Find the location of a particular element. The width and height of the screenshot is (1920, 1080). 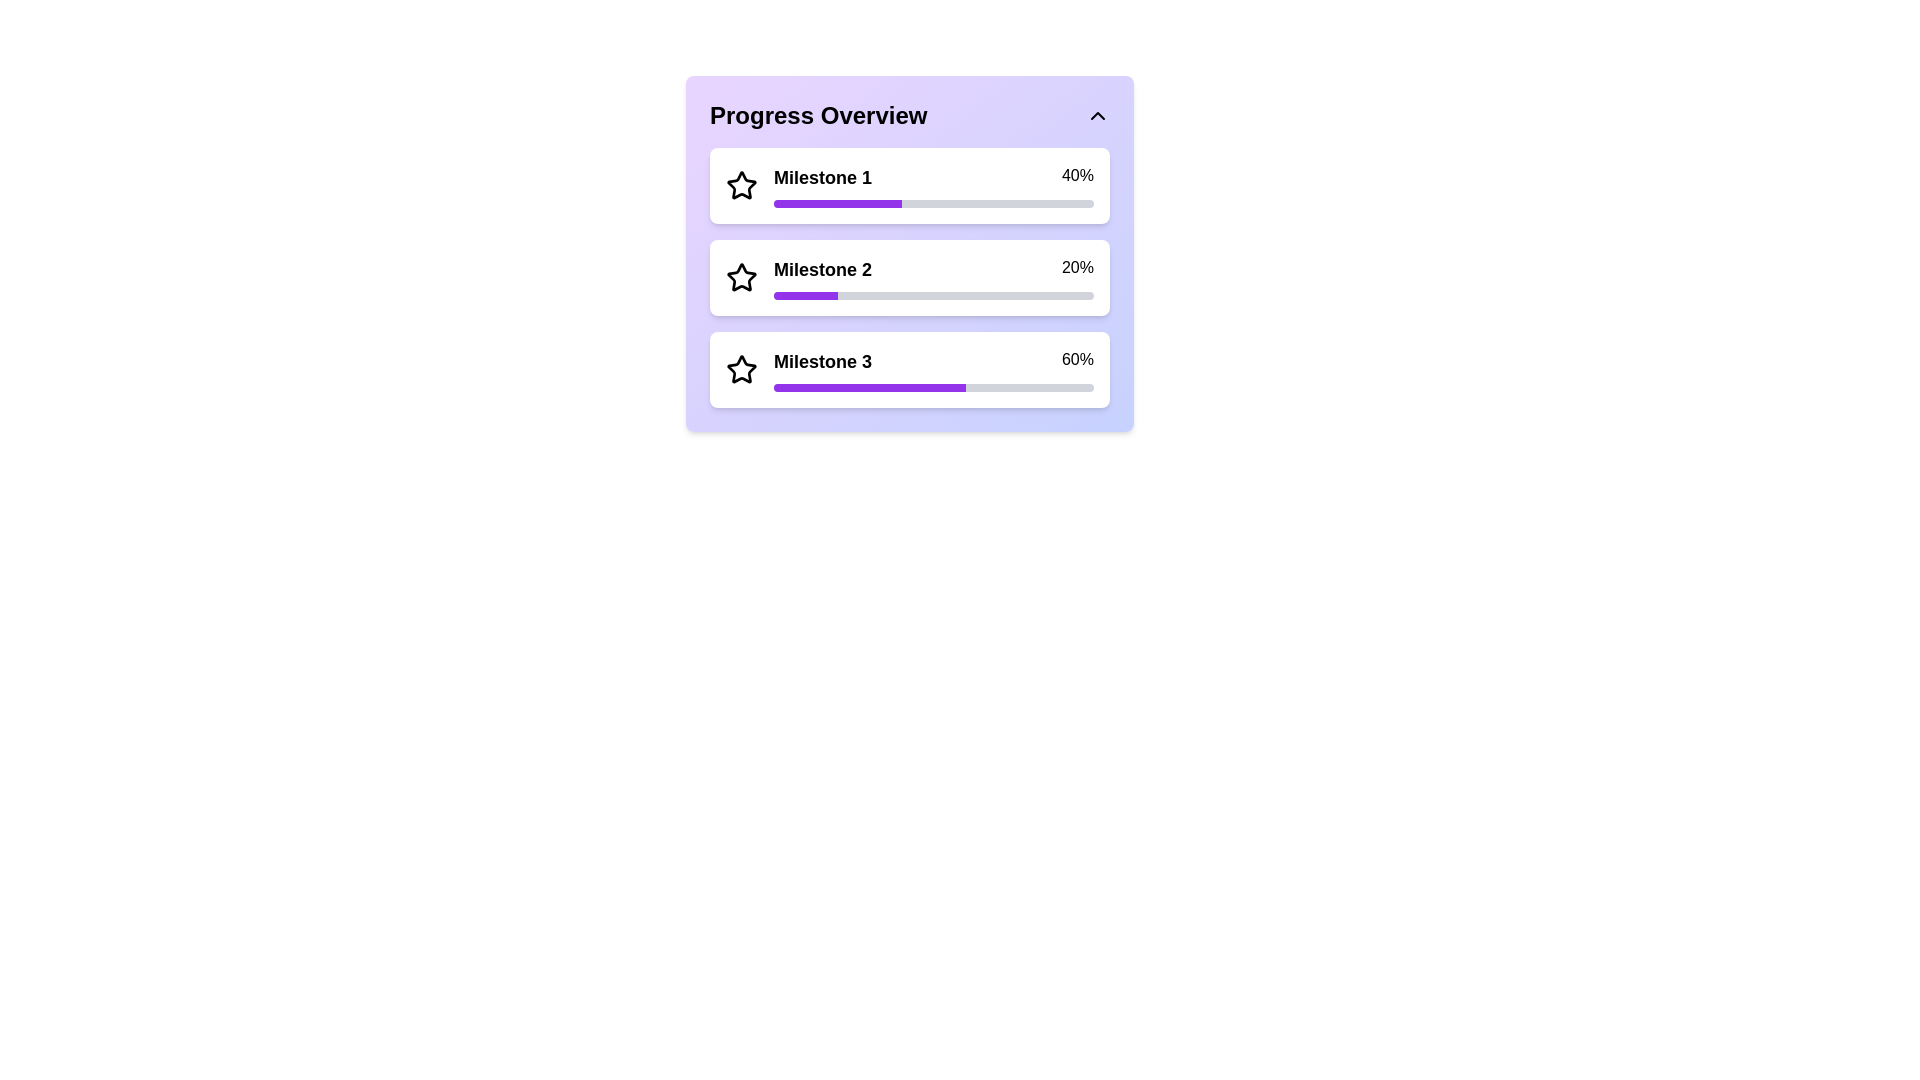

the visual progress bar representing 20% progress, located in the second row of the progress overview panel beneath the 'Milestone 2' heading is located at coordinates (806, 296).